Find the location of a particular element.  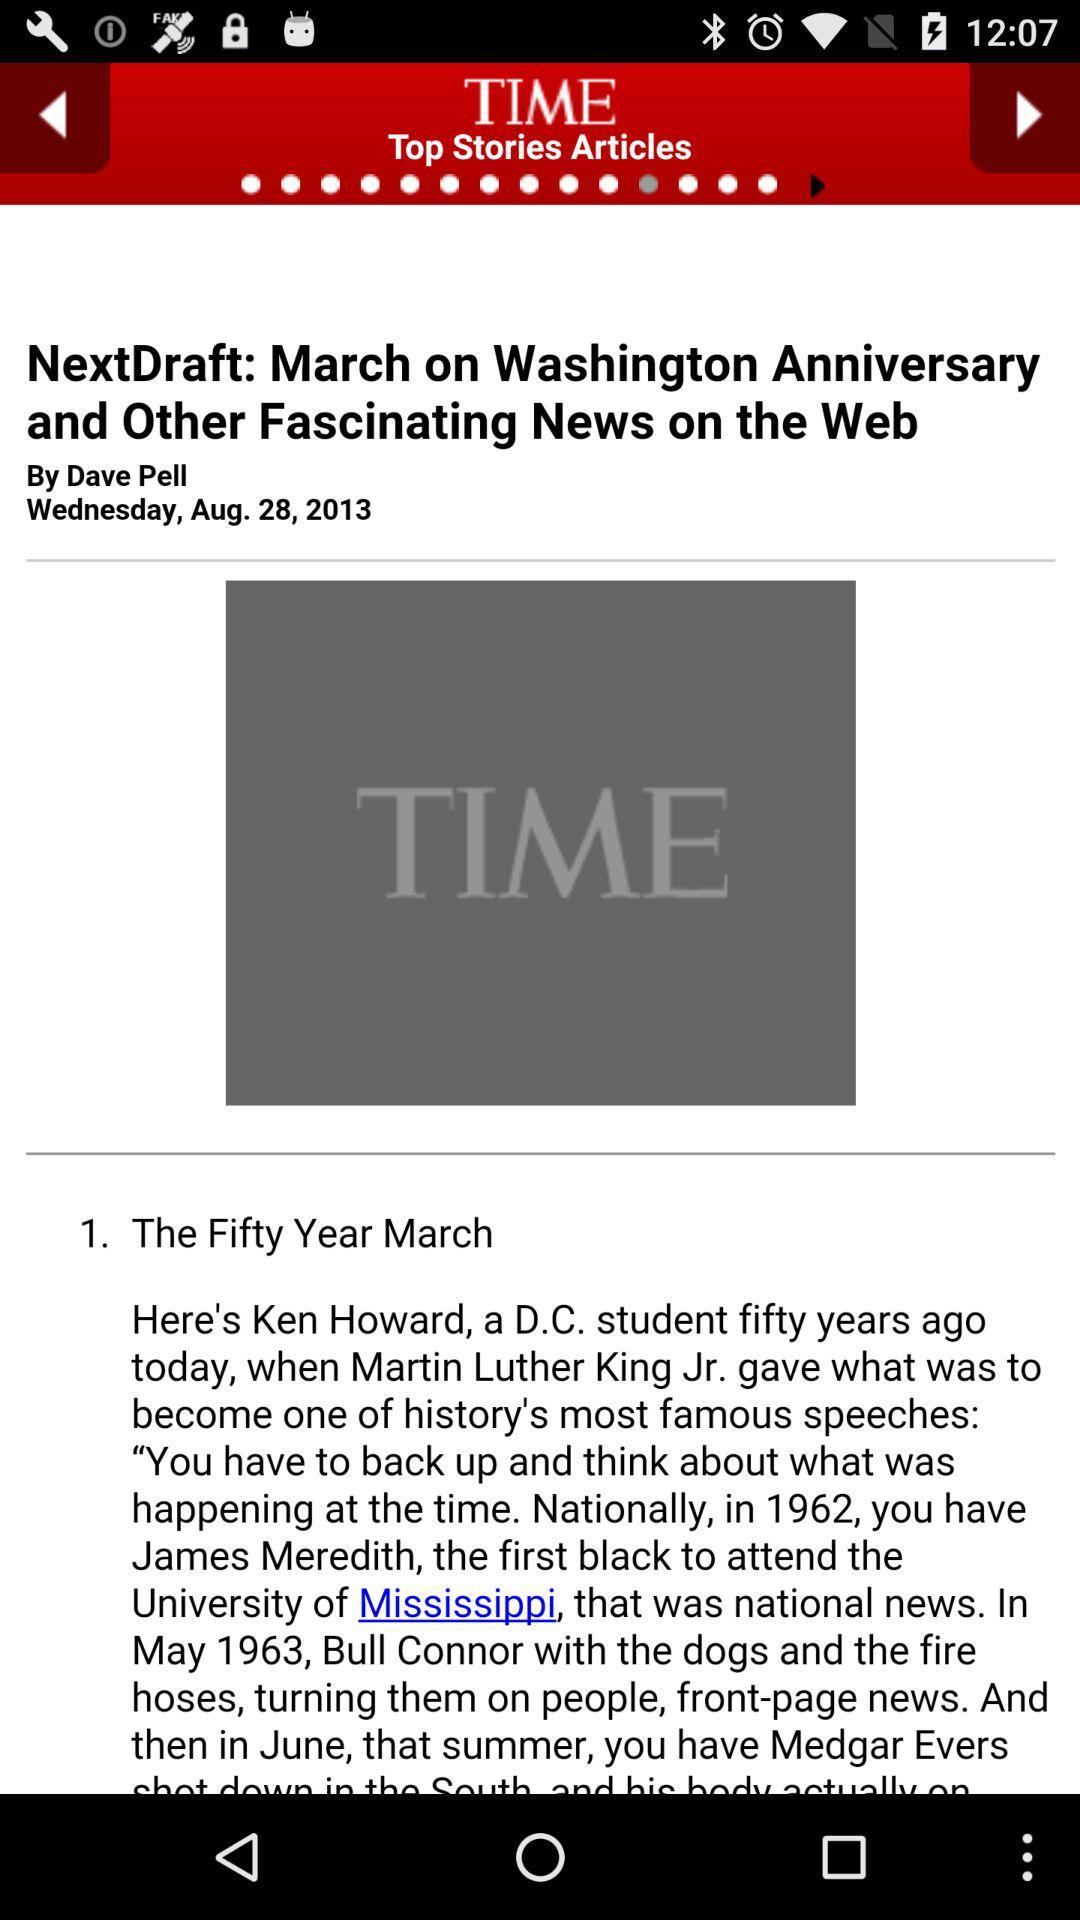

app to the left of the top stories articles item is located at coordinates (54, 117).